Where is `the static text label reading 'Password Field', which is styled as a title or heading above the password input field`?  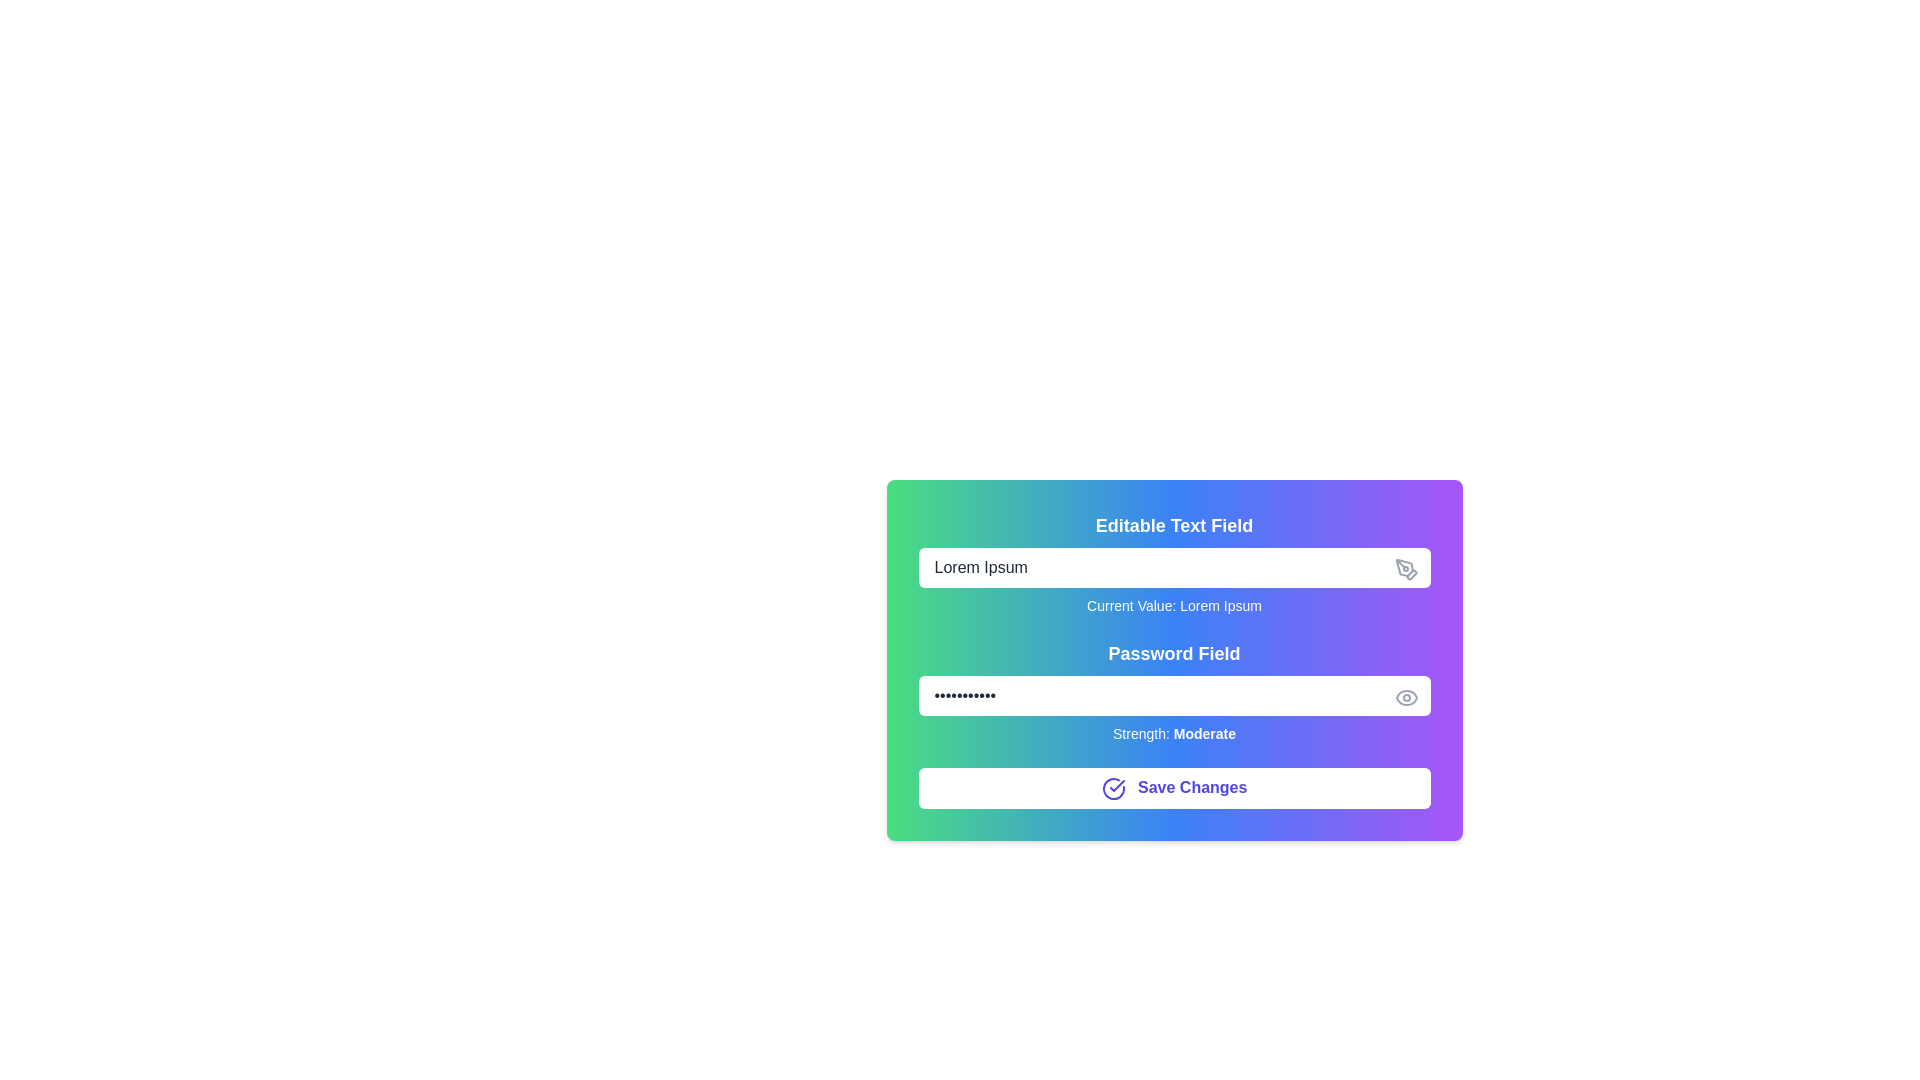
the static text label reading 'Password Field', which is styled as a title or heading above the password input field is located at coordinates (1174, 654).